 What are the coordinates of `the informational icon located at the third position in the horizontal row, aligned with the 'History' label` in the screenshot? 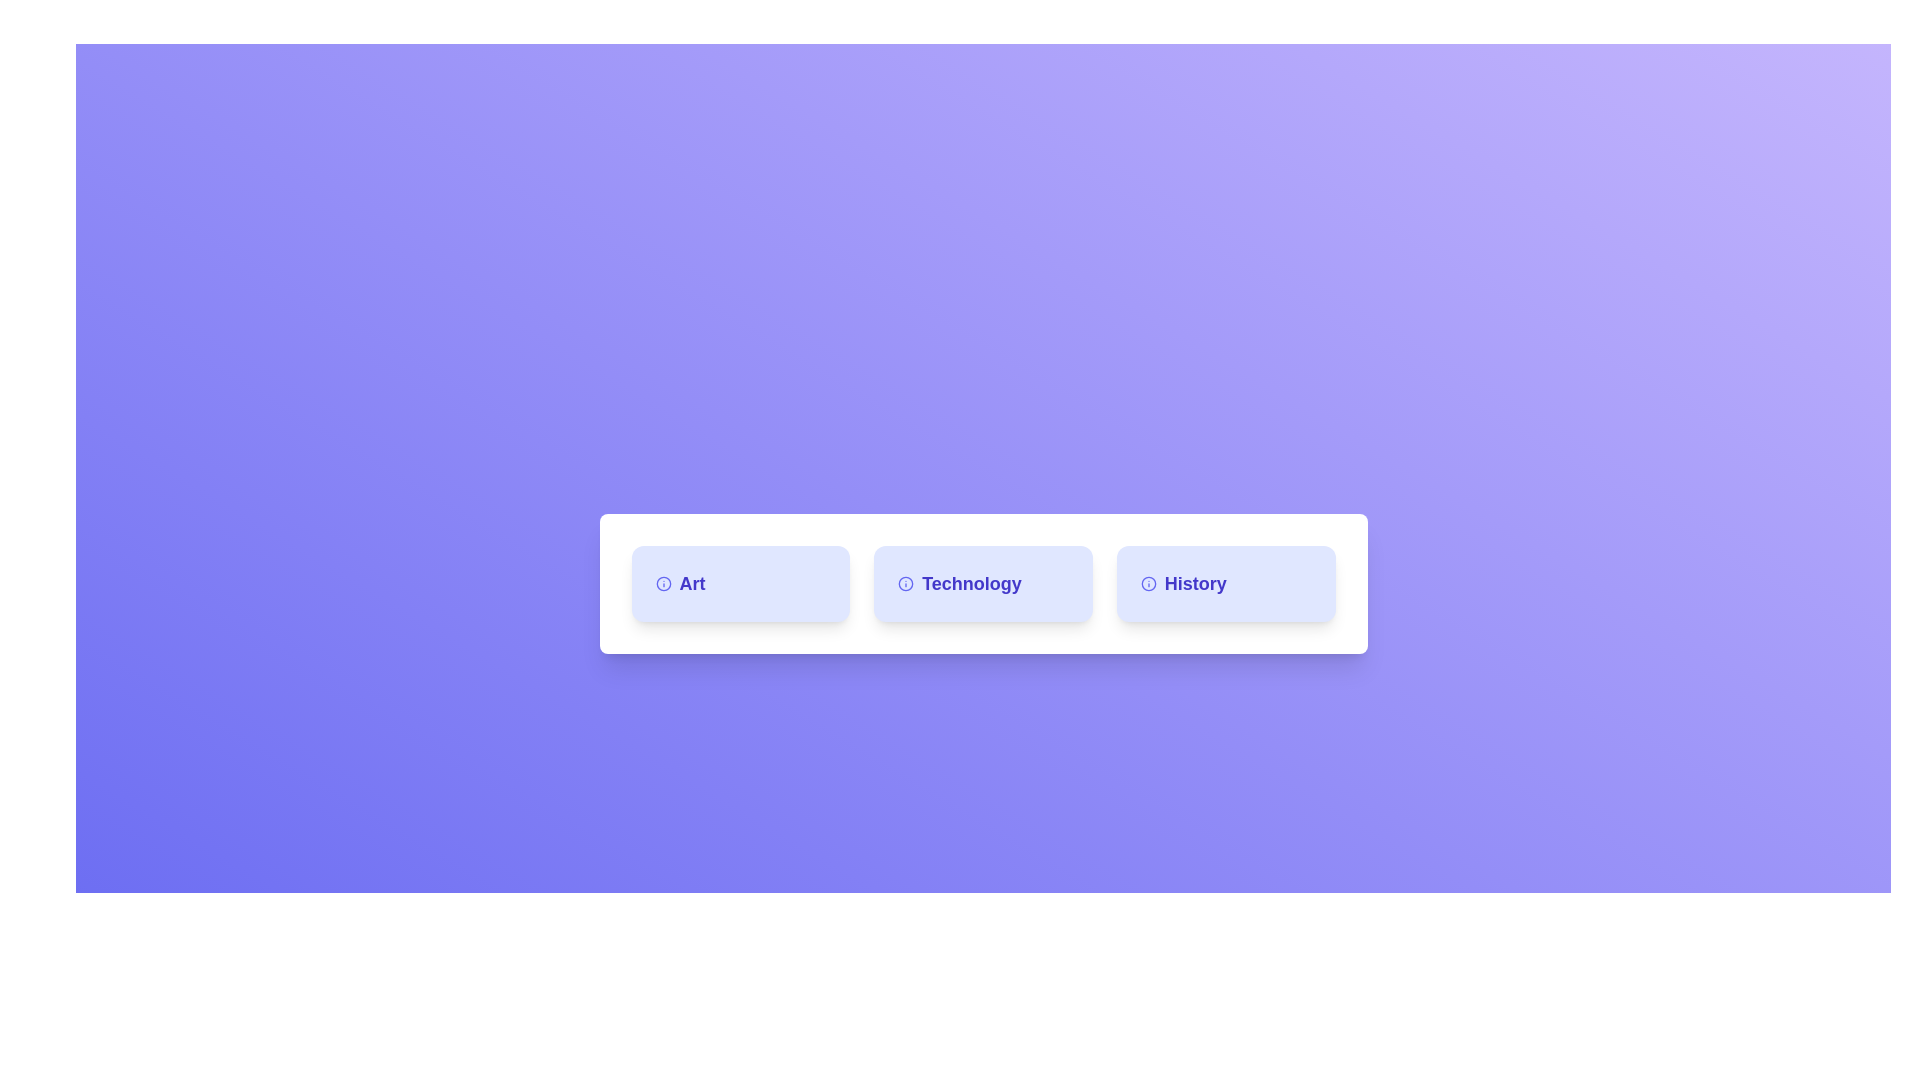 It's located at (1148, 583).